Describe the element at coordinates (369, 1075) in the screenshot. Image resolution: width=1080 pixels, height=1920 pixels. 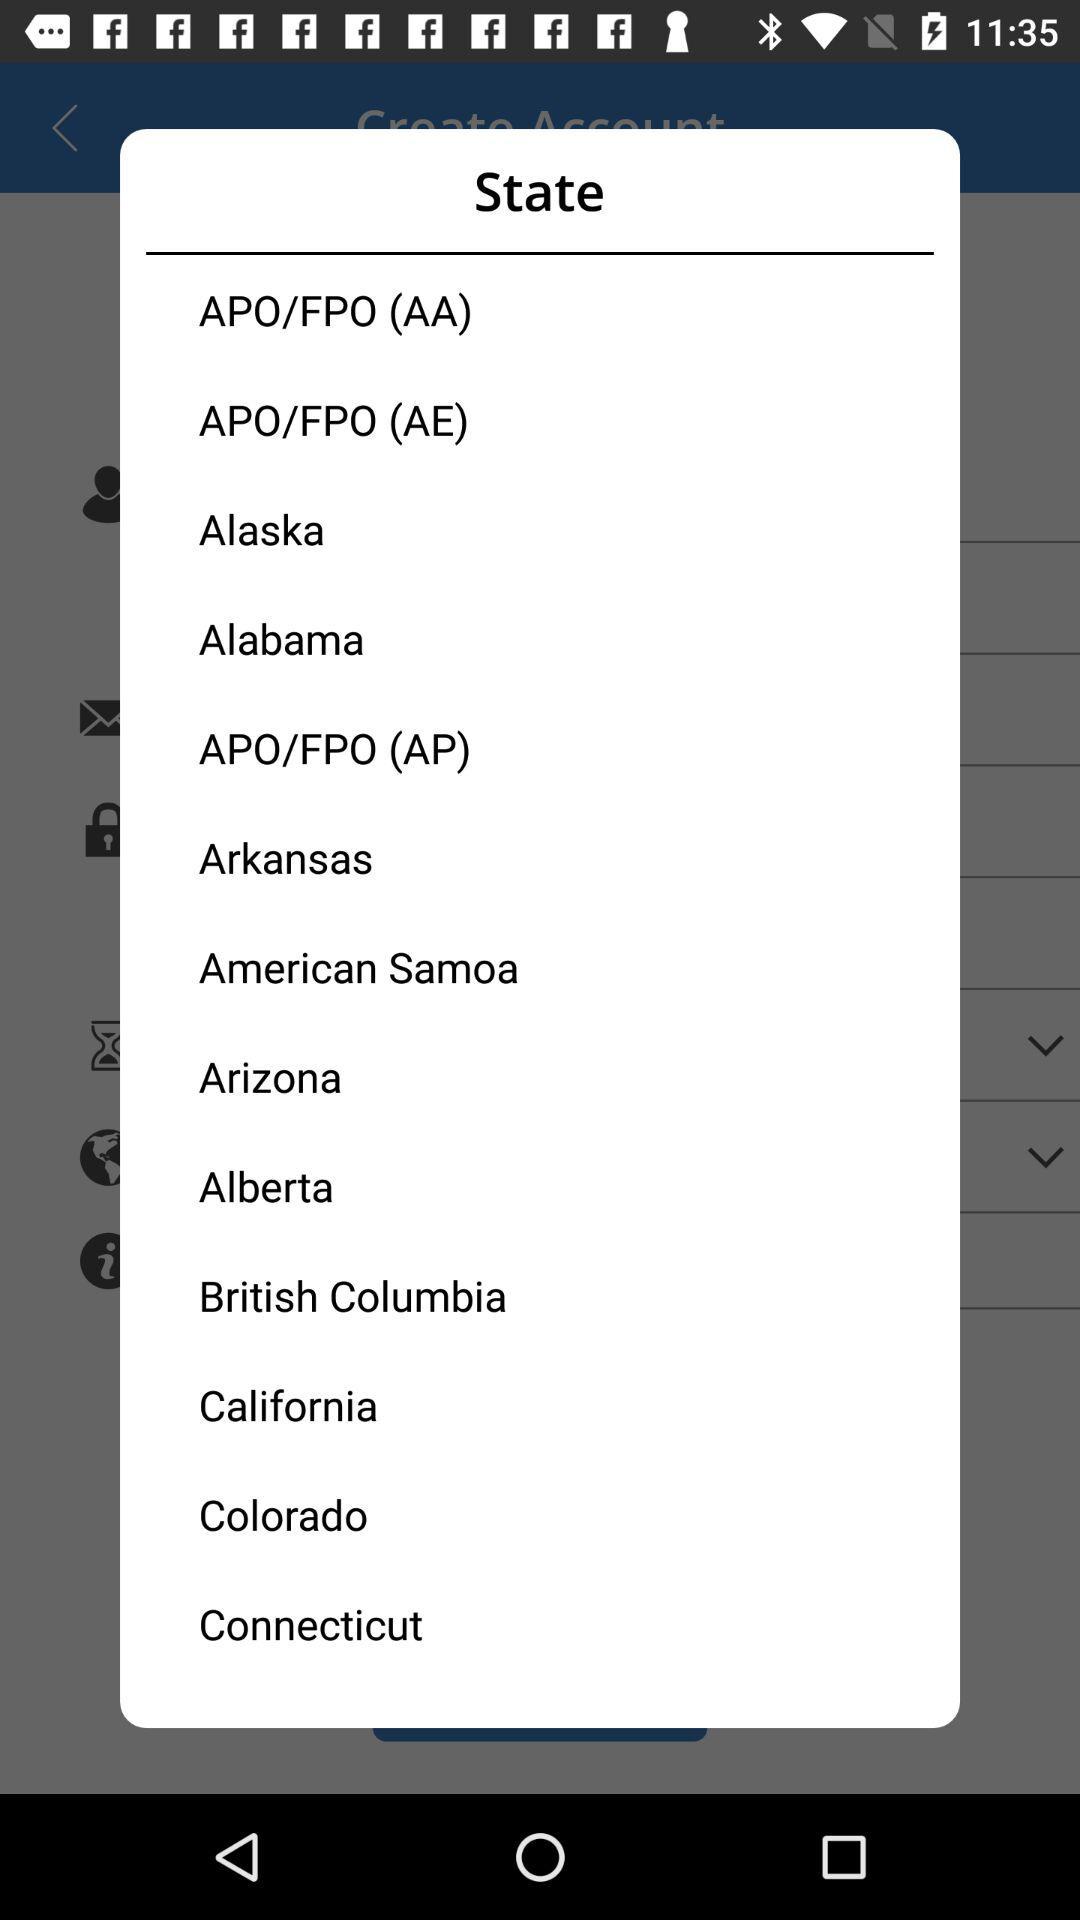
I see `item above alberta icon` at that location.